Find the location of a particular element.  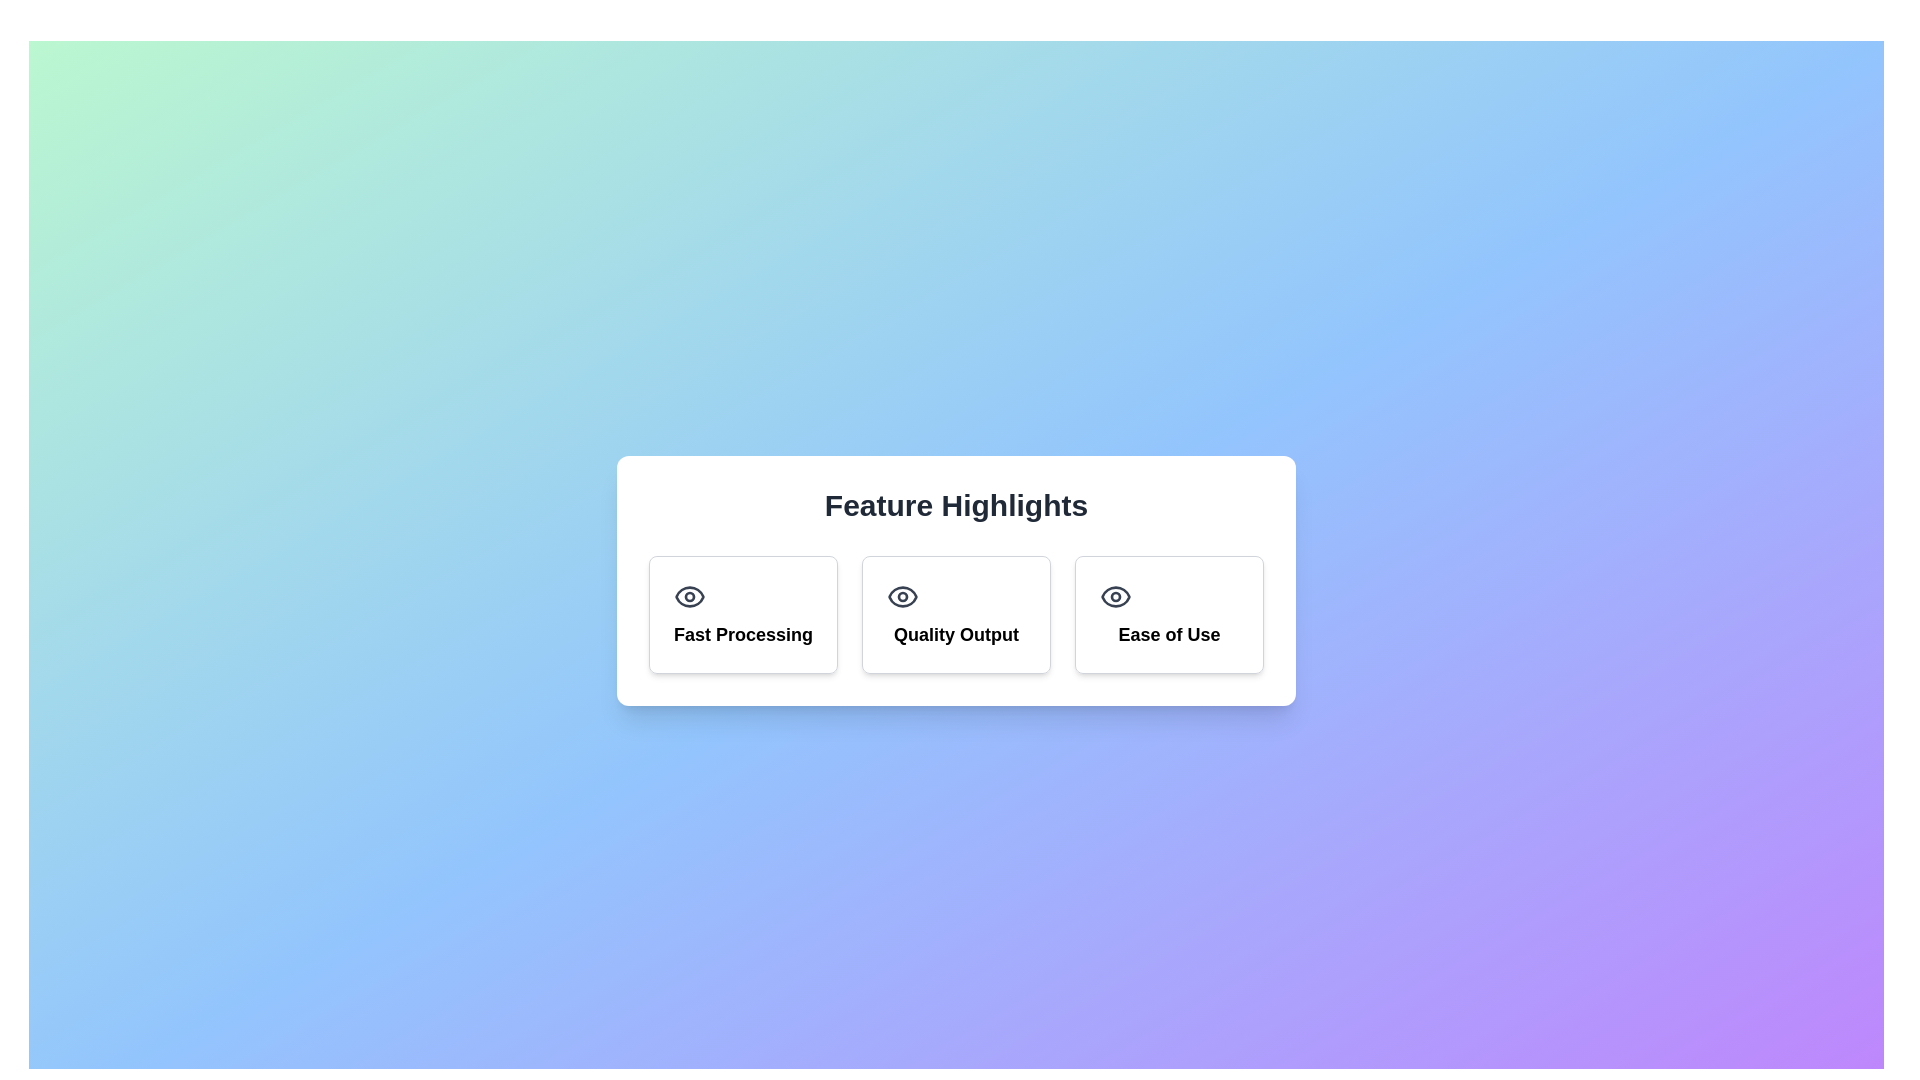

text label indicating 'Fast Processing' located in the leftmost feature tile under 'Feature Highlights' is located at coordinates (742, 635).